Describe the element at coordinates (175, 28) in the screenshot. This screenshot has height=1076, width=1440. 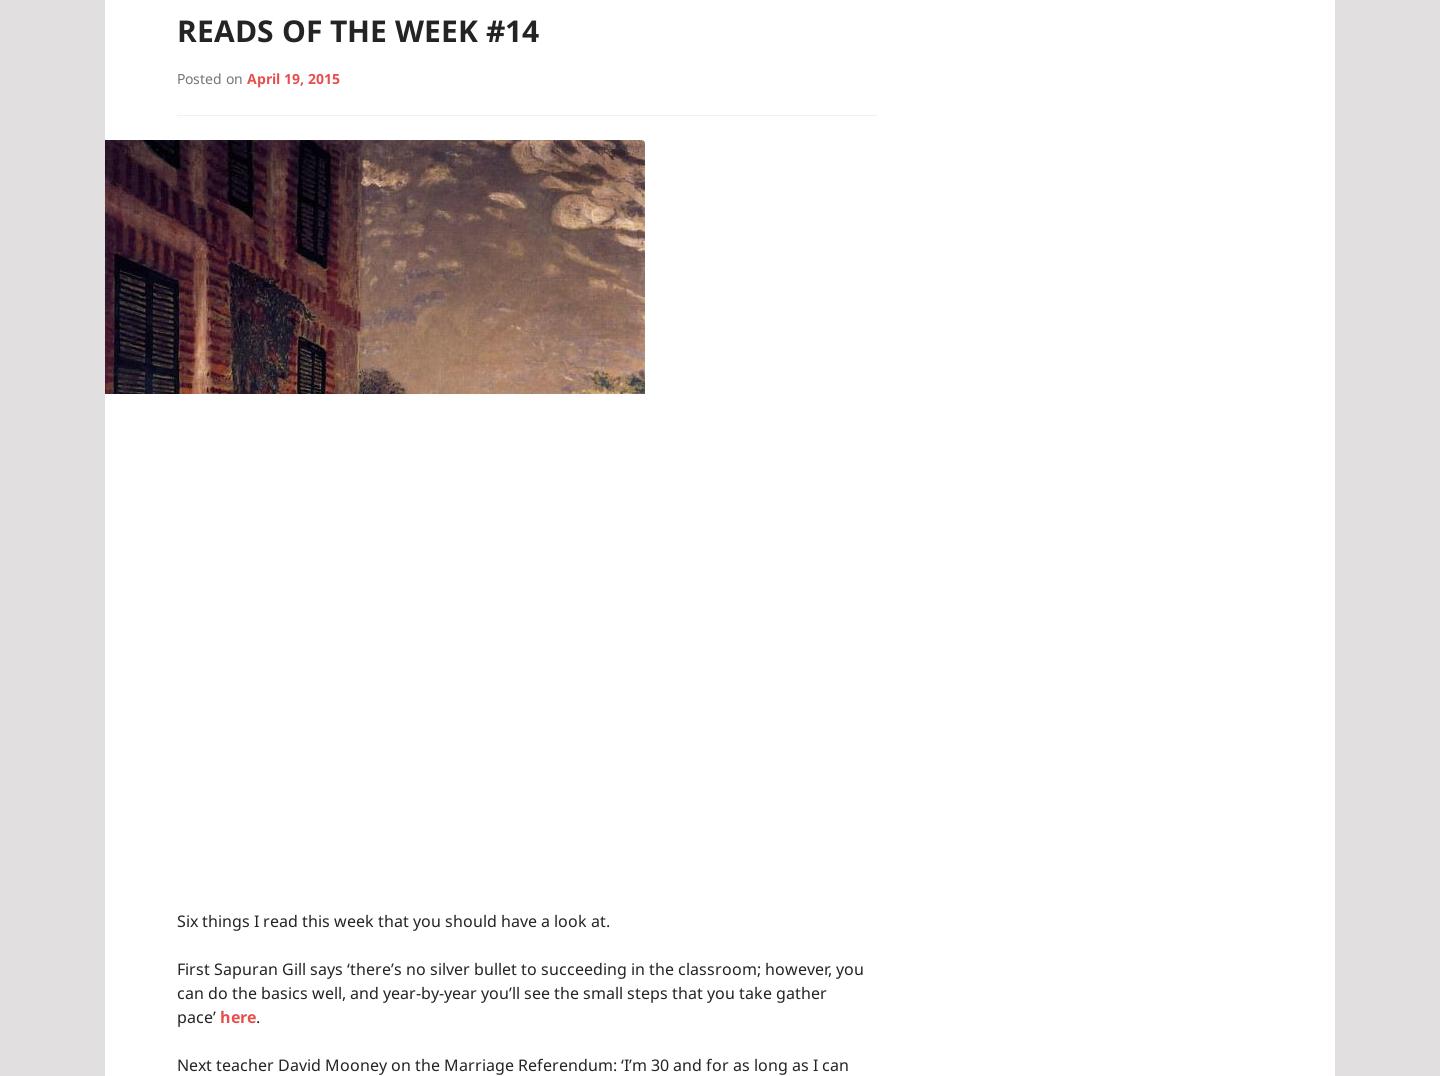
I see `'Reads of the Week #14'` at that location.